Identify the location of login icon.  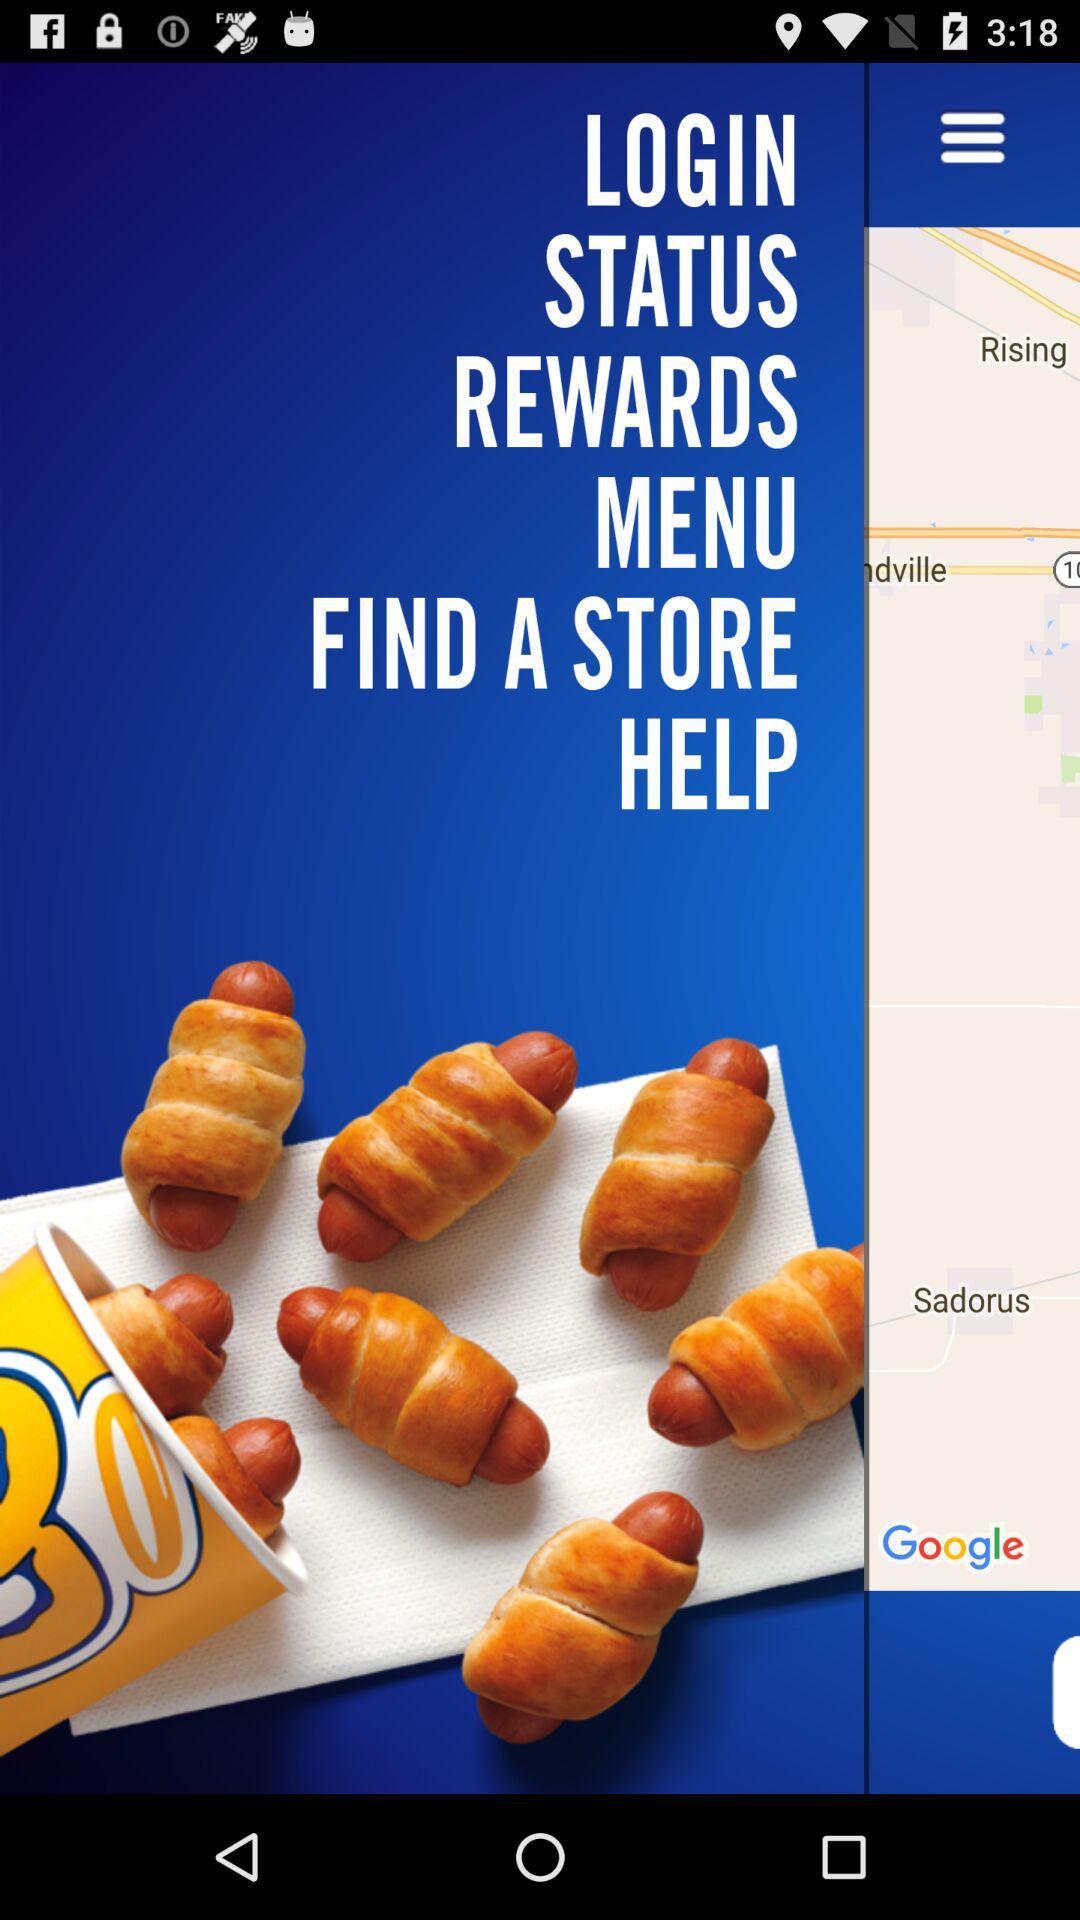
(443, 158).